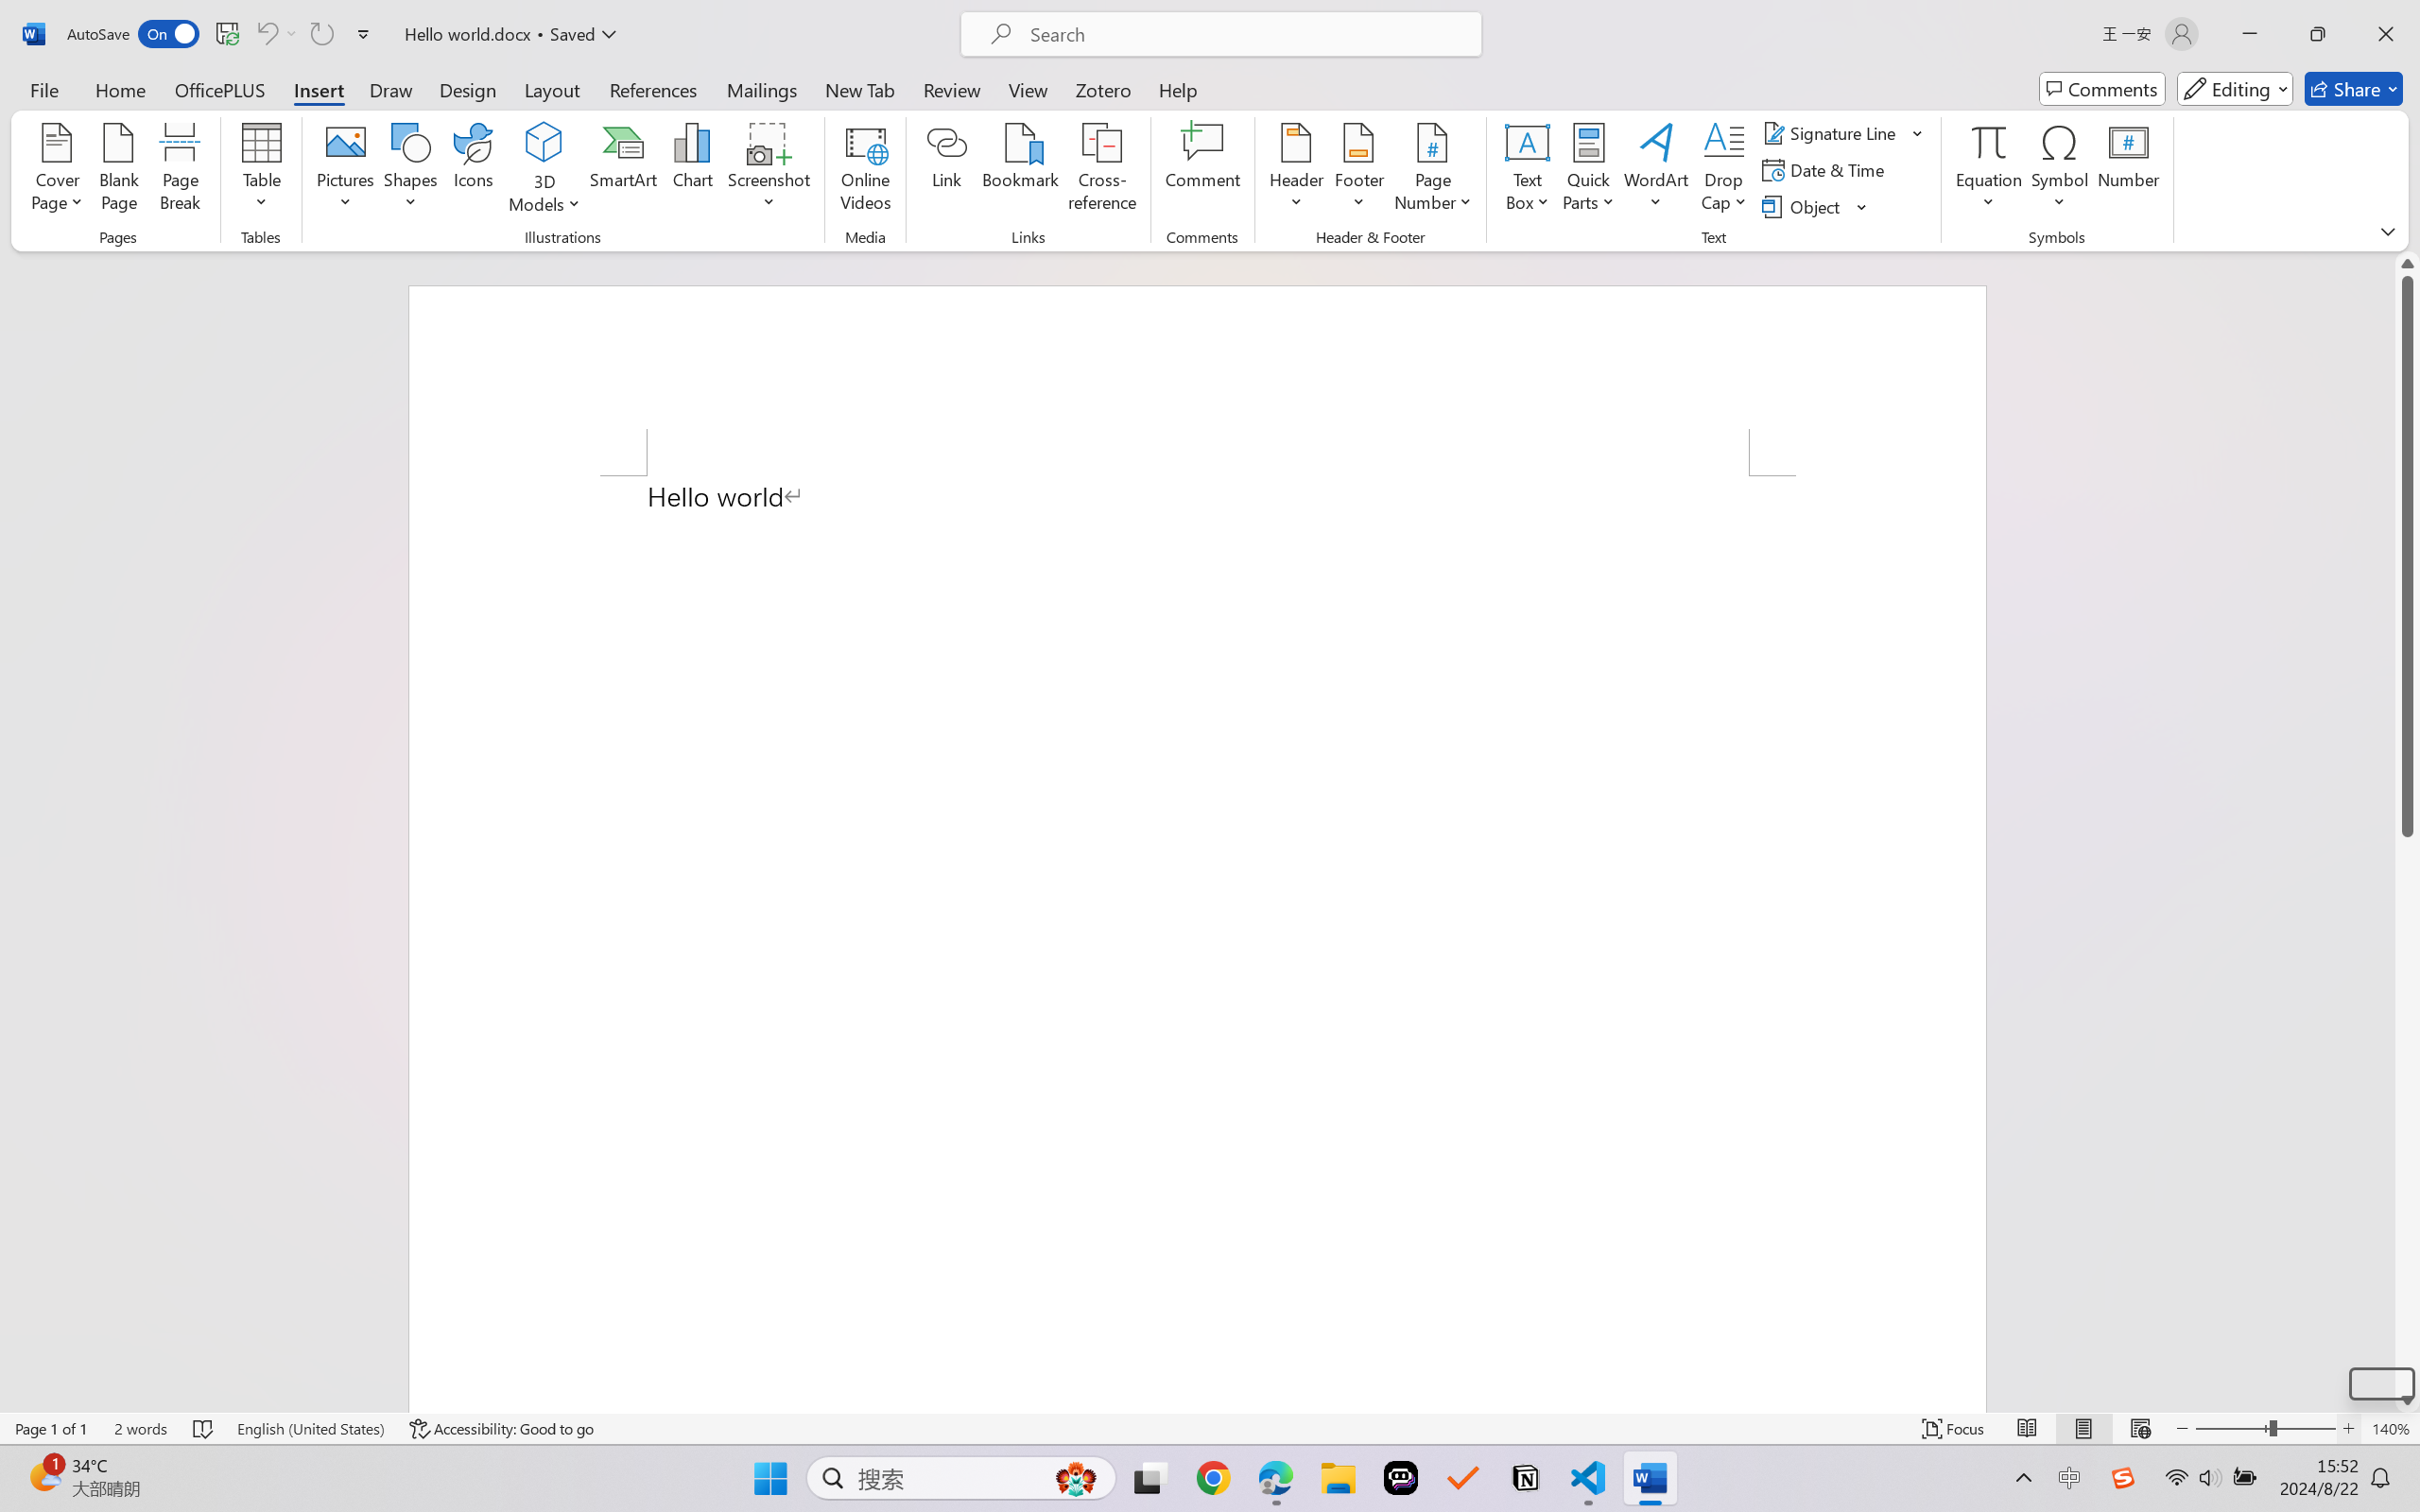 This screenshot has height=1512, width=2420. Describe the element at coordinates (180, 170) in the screenshot. I see `'Page Break'` at that location.